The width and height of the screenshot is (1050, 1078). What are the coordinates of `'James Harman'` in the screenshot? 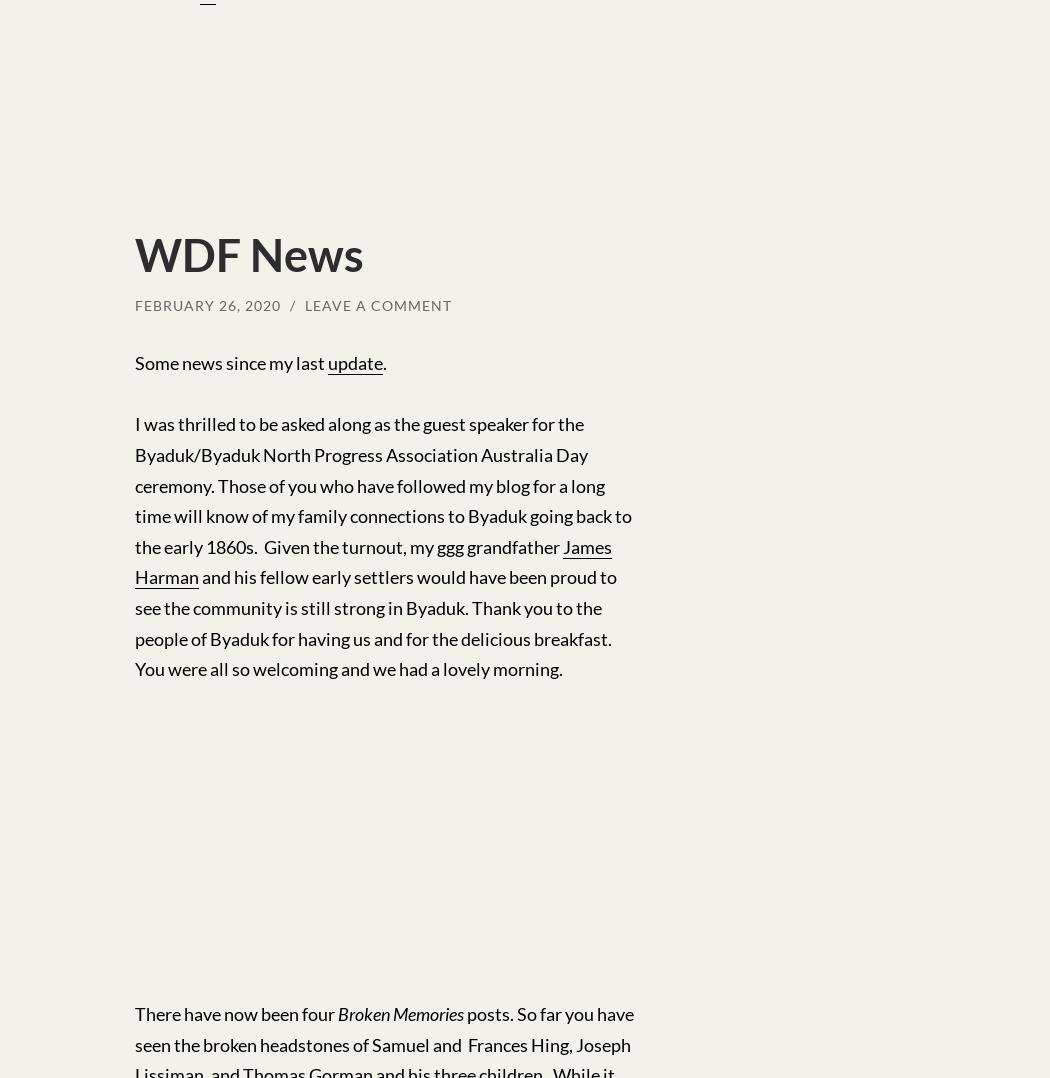 It's located at (372, 560).